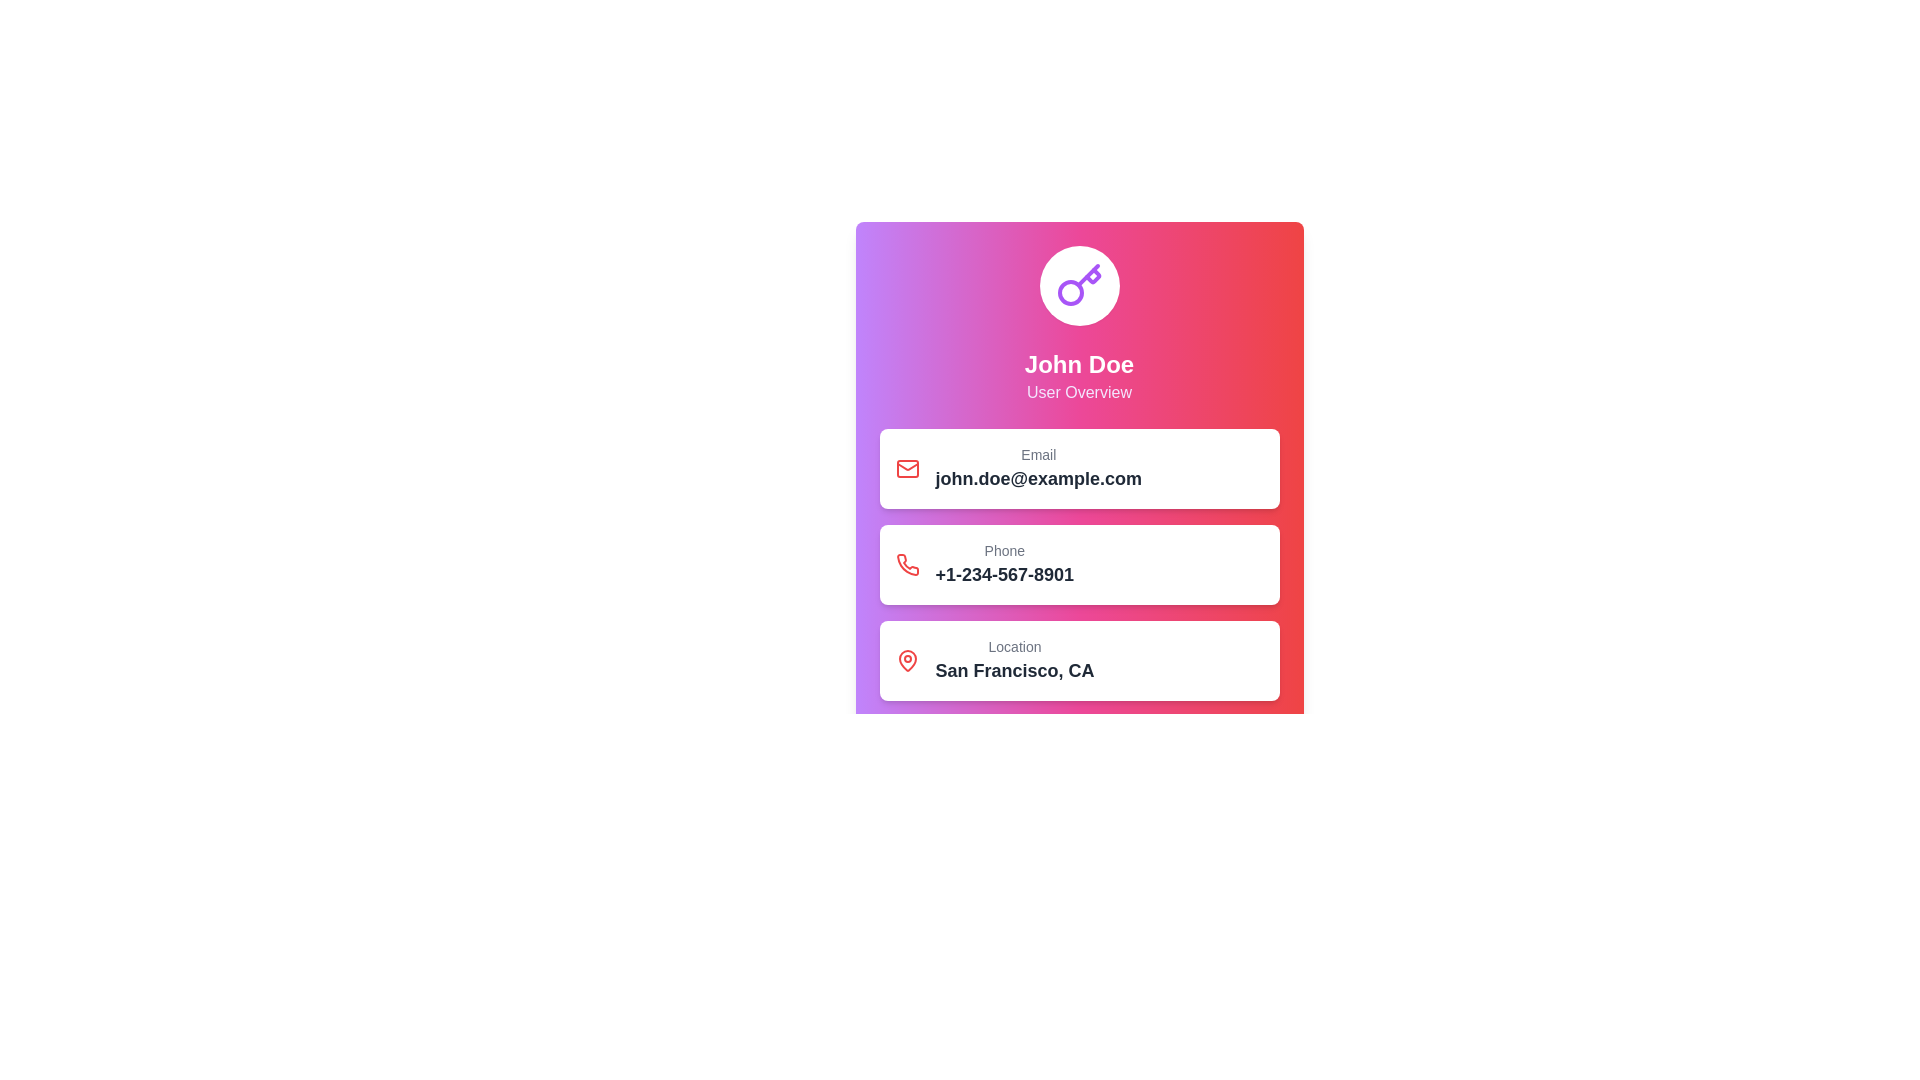 This screenshot has height=1080, width=1920. Describe the element at coordinates (906, 660) in the screenshot. I see `the location marker icon that is positioned at the leftmost side of the 'Location' section, next to the text 'Location San Francisco, CA'` at that location.